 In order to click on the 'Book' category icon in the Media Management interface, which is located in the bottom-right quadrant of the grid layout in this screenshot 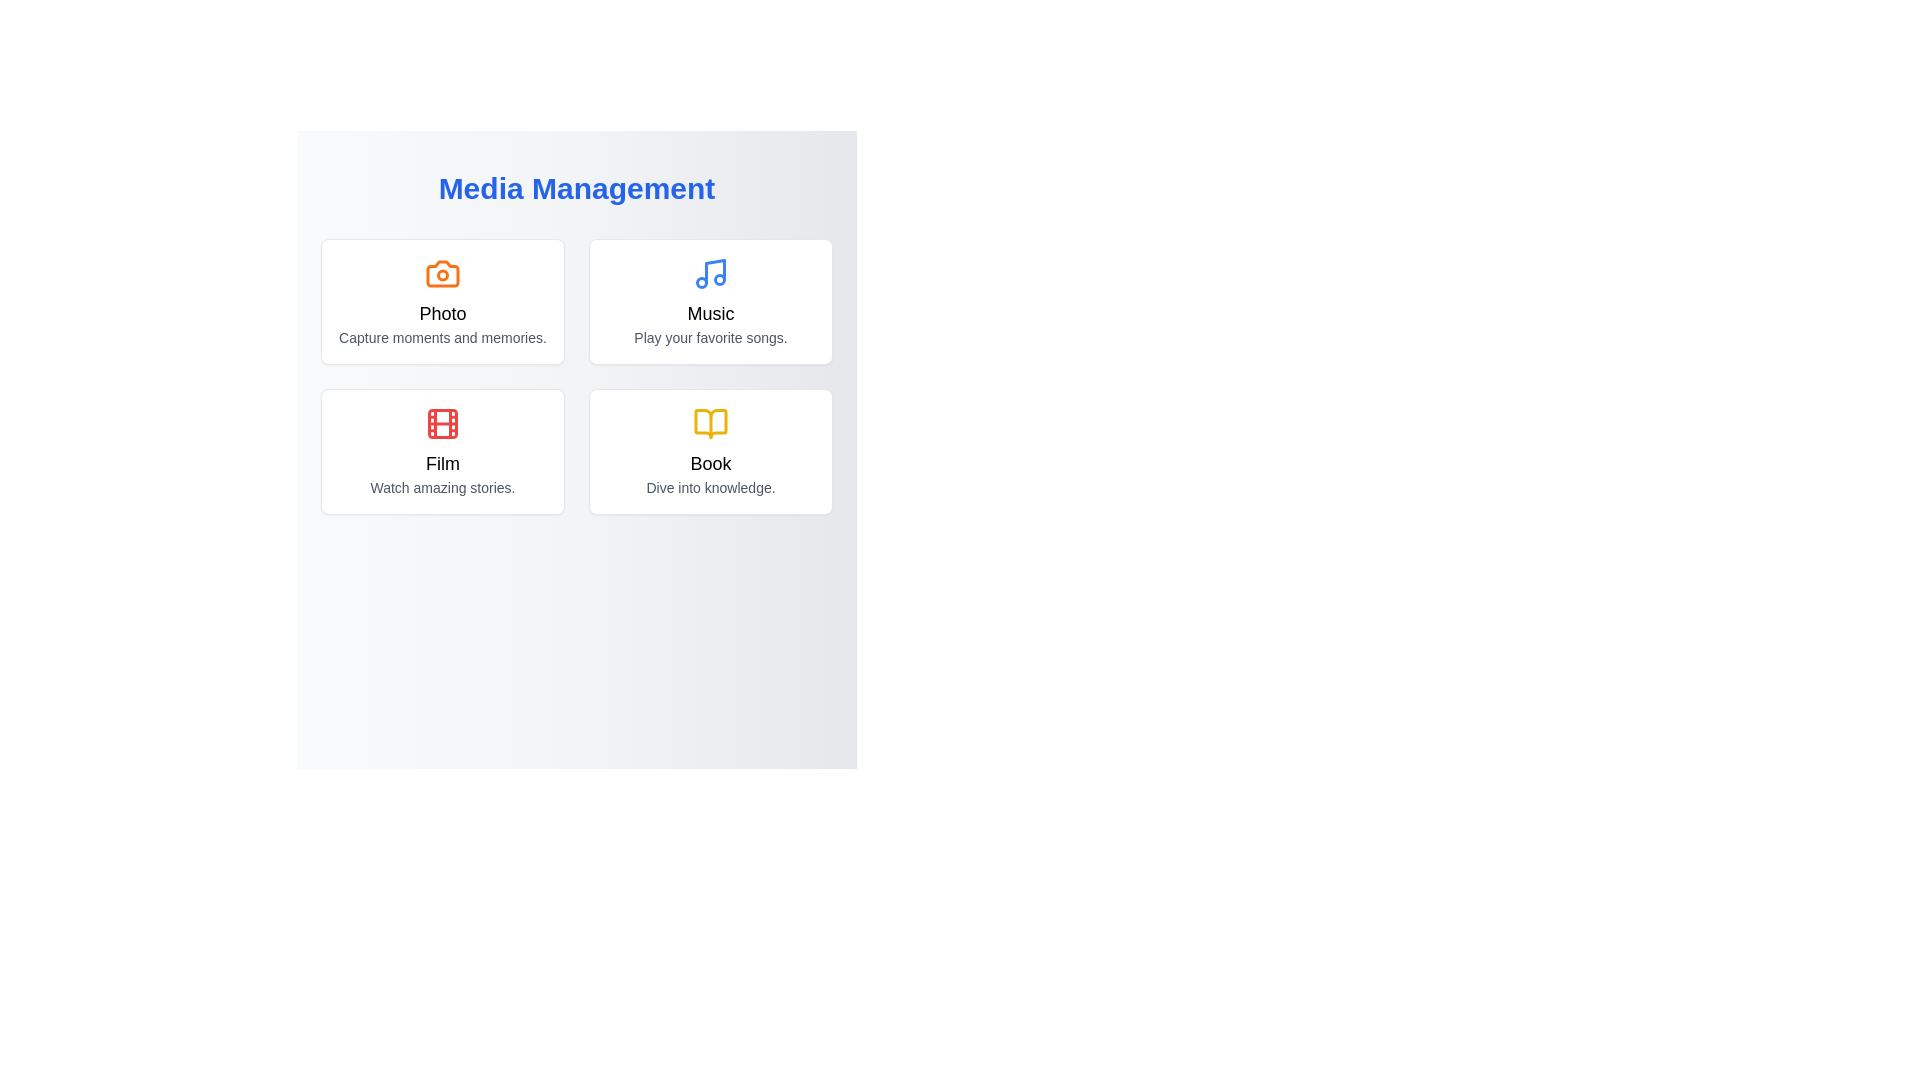, I will do `click(710, 423)`.